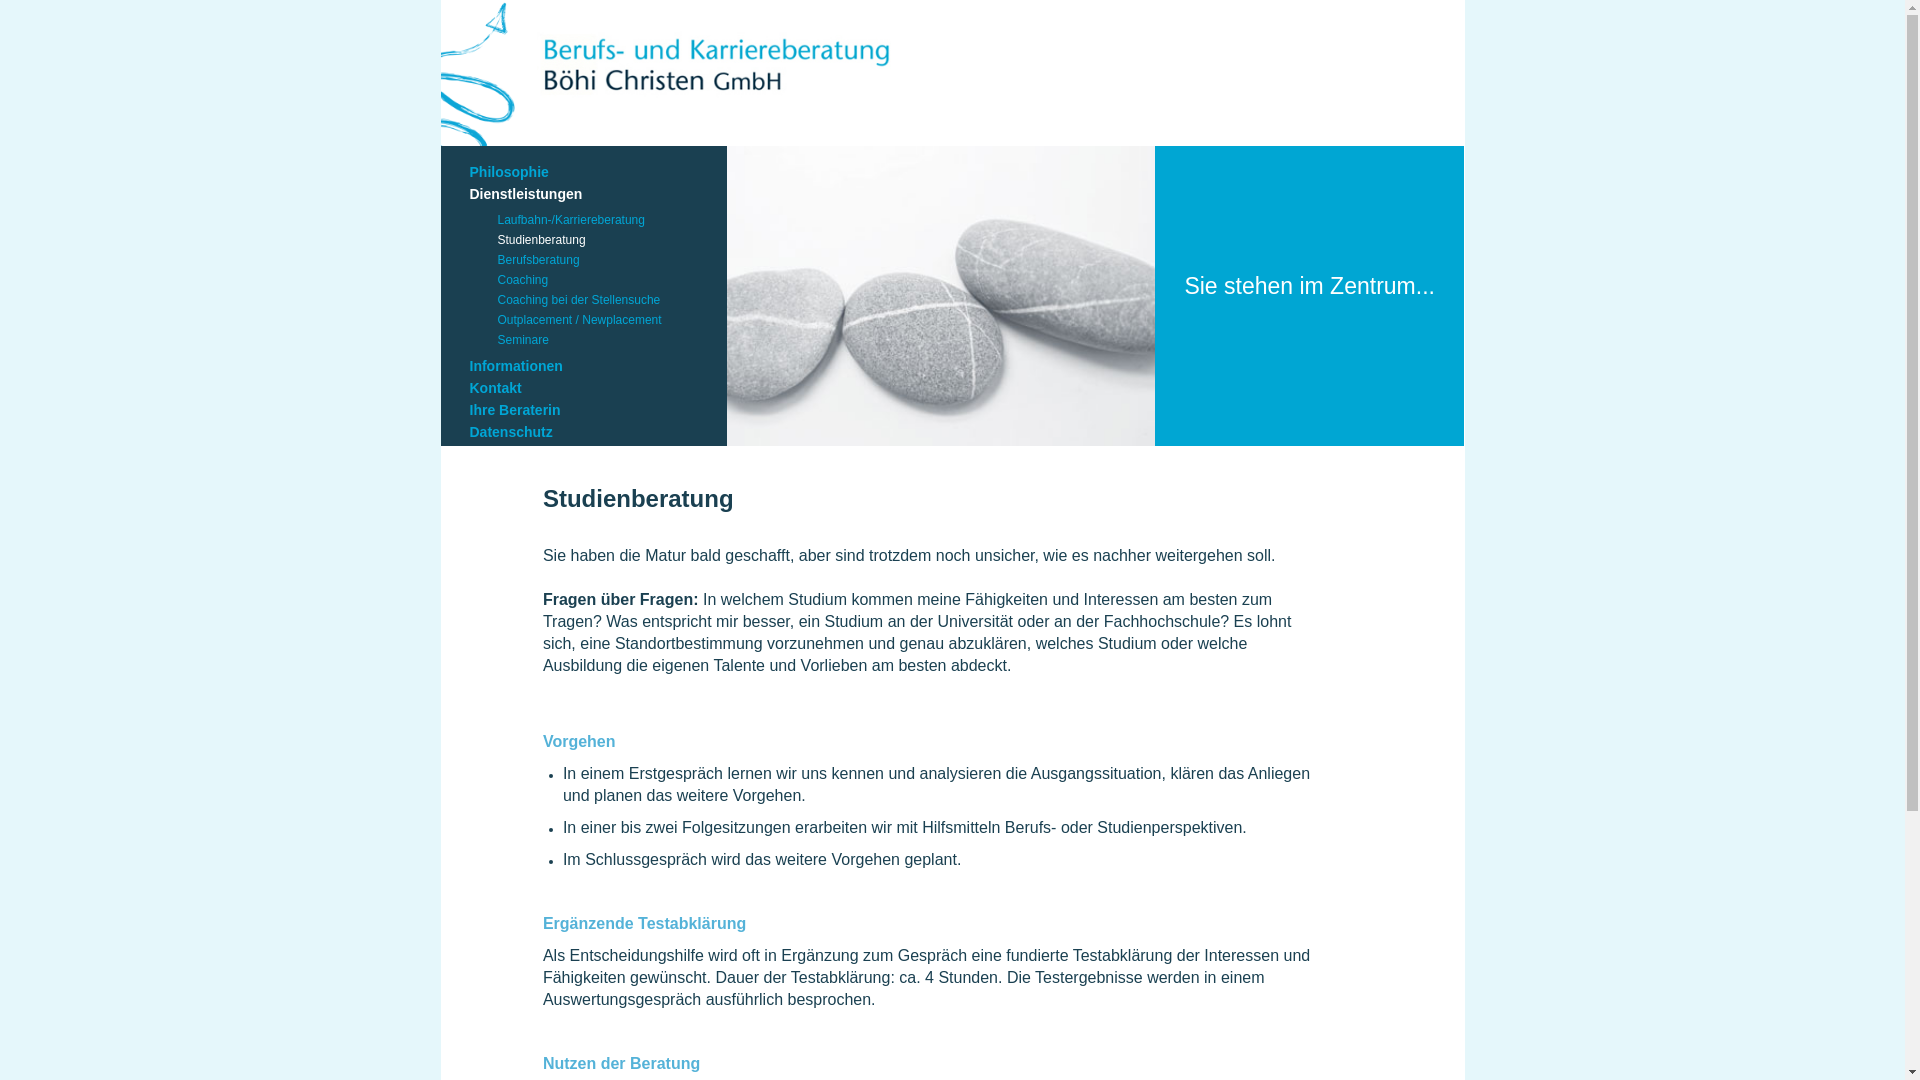  What do you see at coordinates (583, 431) in the screenshot?
I see `'Datenschutz'` at bounding box center [583, 431].